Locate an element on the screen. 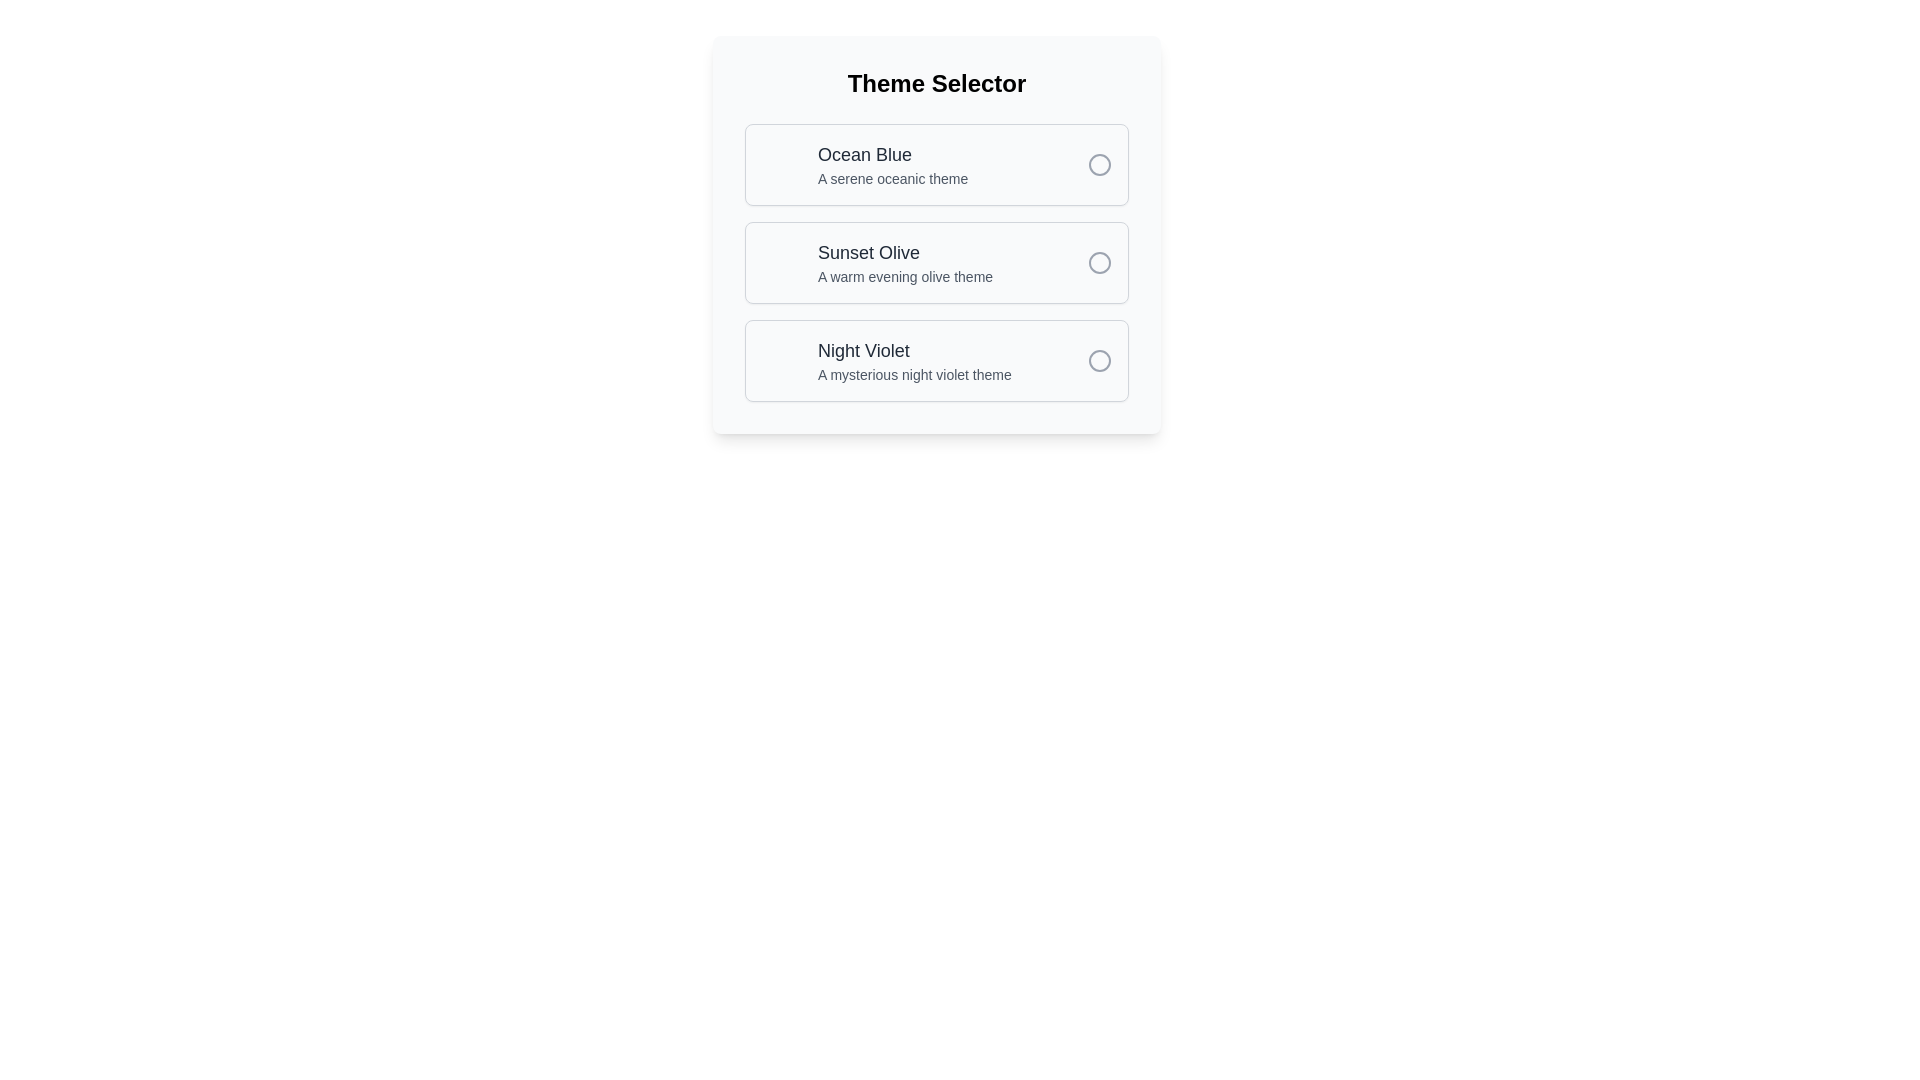  the radio button circle for the 'Night Violet' theme option is located at coordinates (1098, 361).